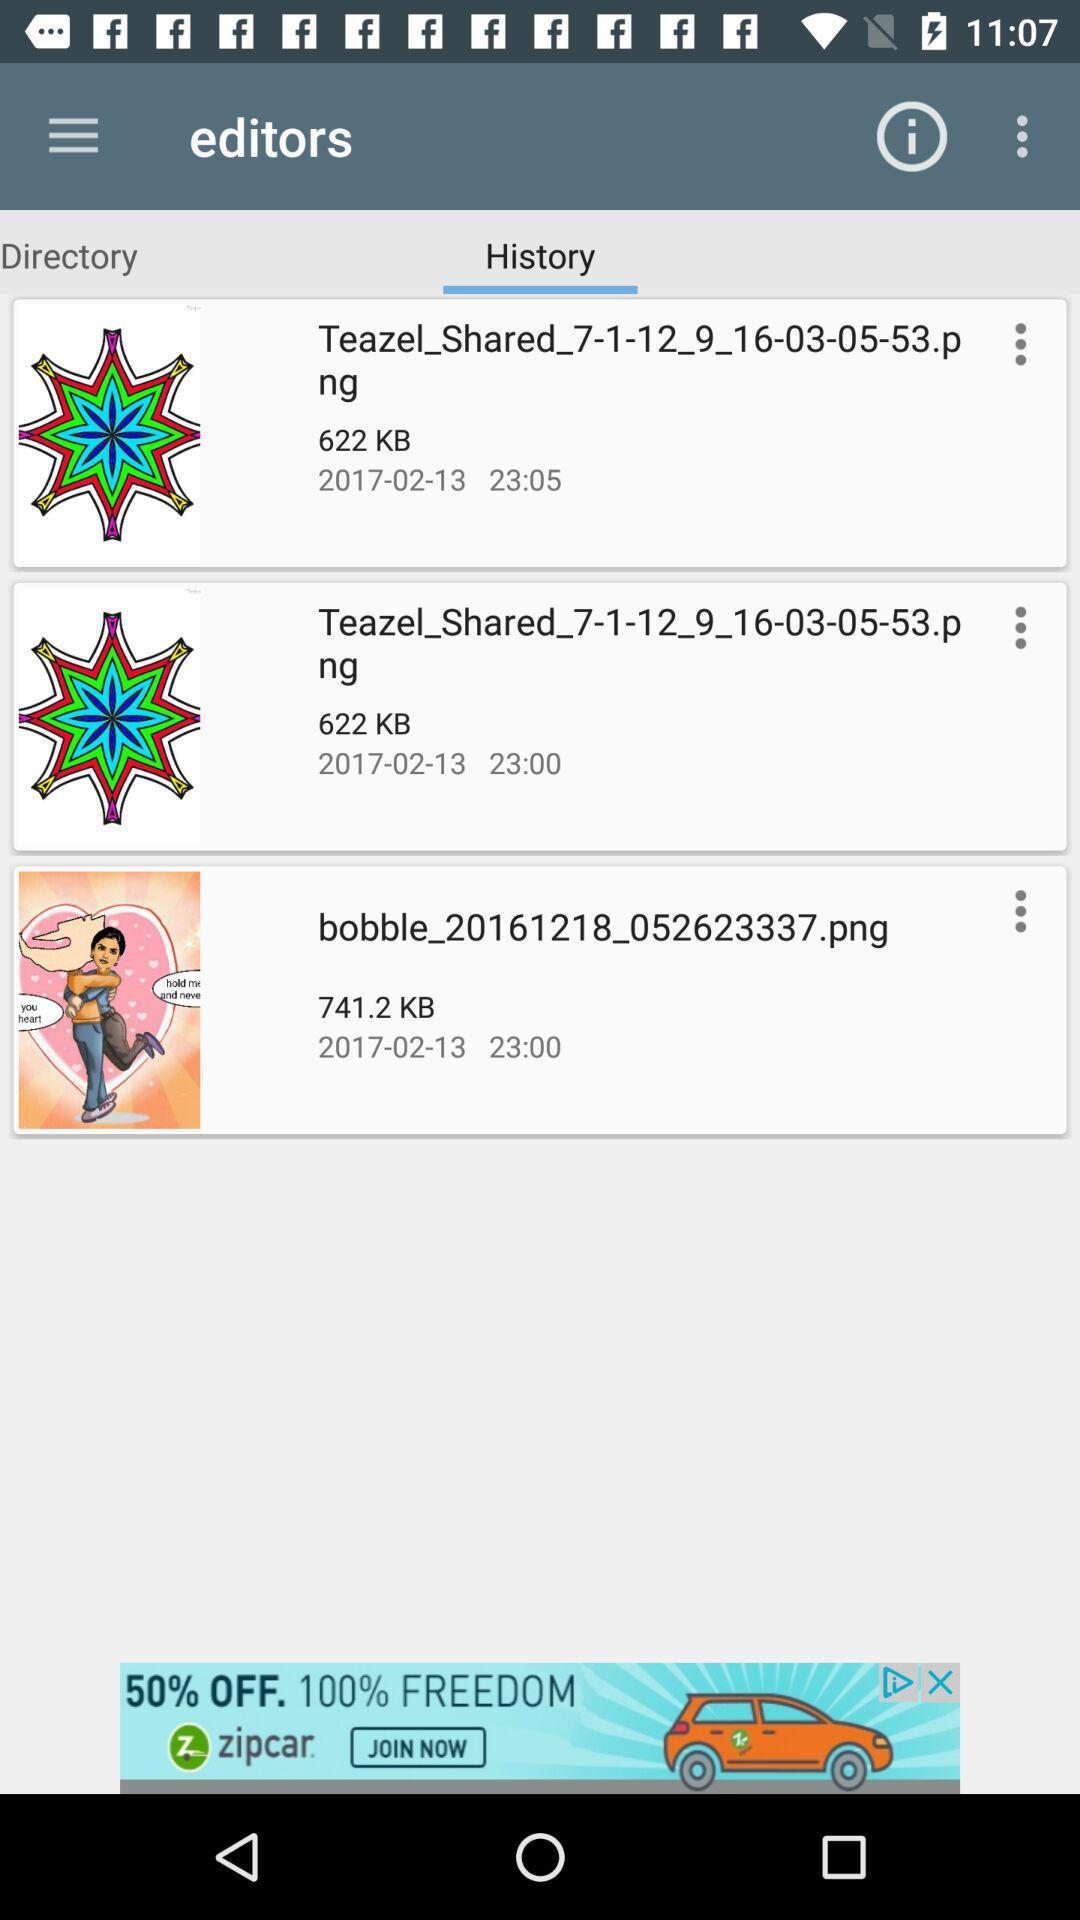 This screenshot has width=1080, height=1920. Describe the element at coordinates (1016, 910) in the screenshot. I see `picture options` at that location.